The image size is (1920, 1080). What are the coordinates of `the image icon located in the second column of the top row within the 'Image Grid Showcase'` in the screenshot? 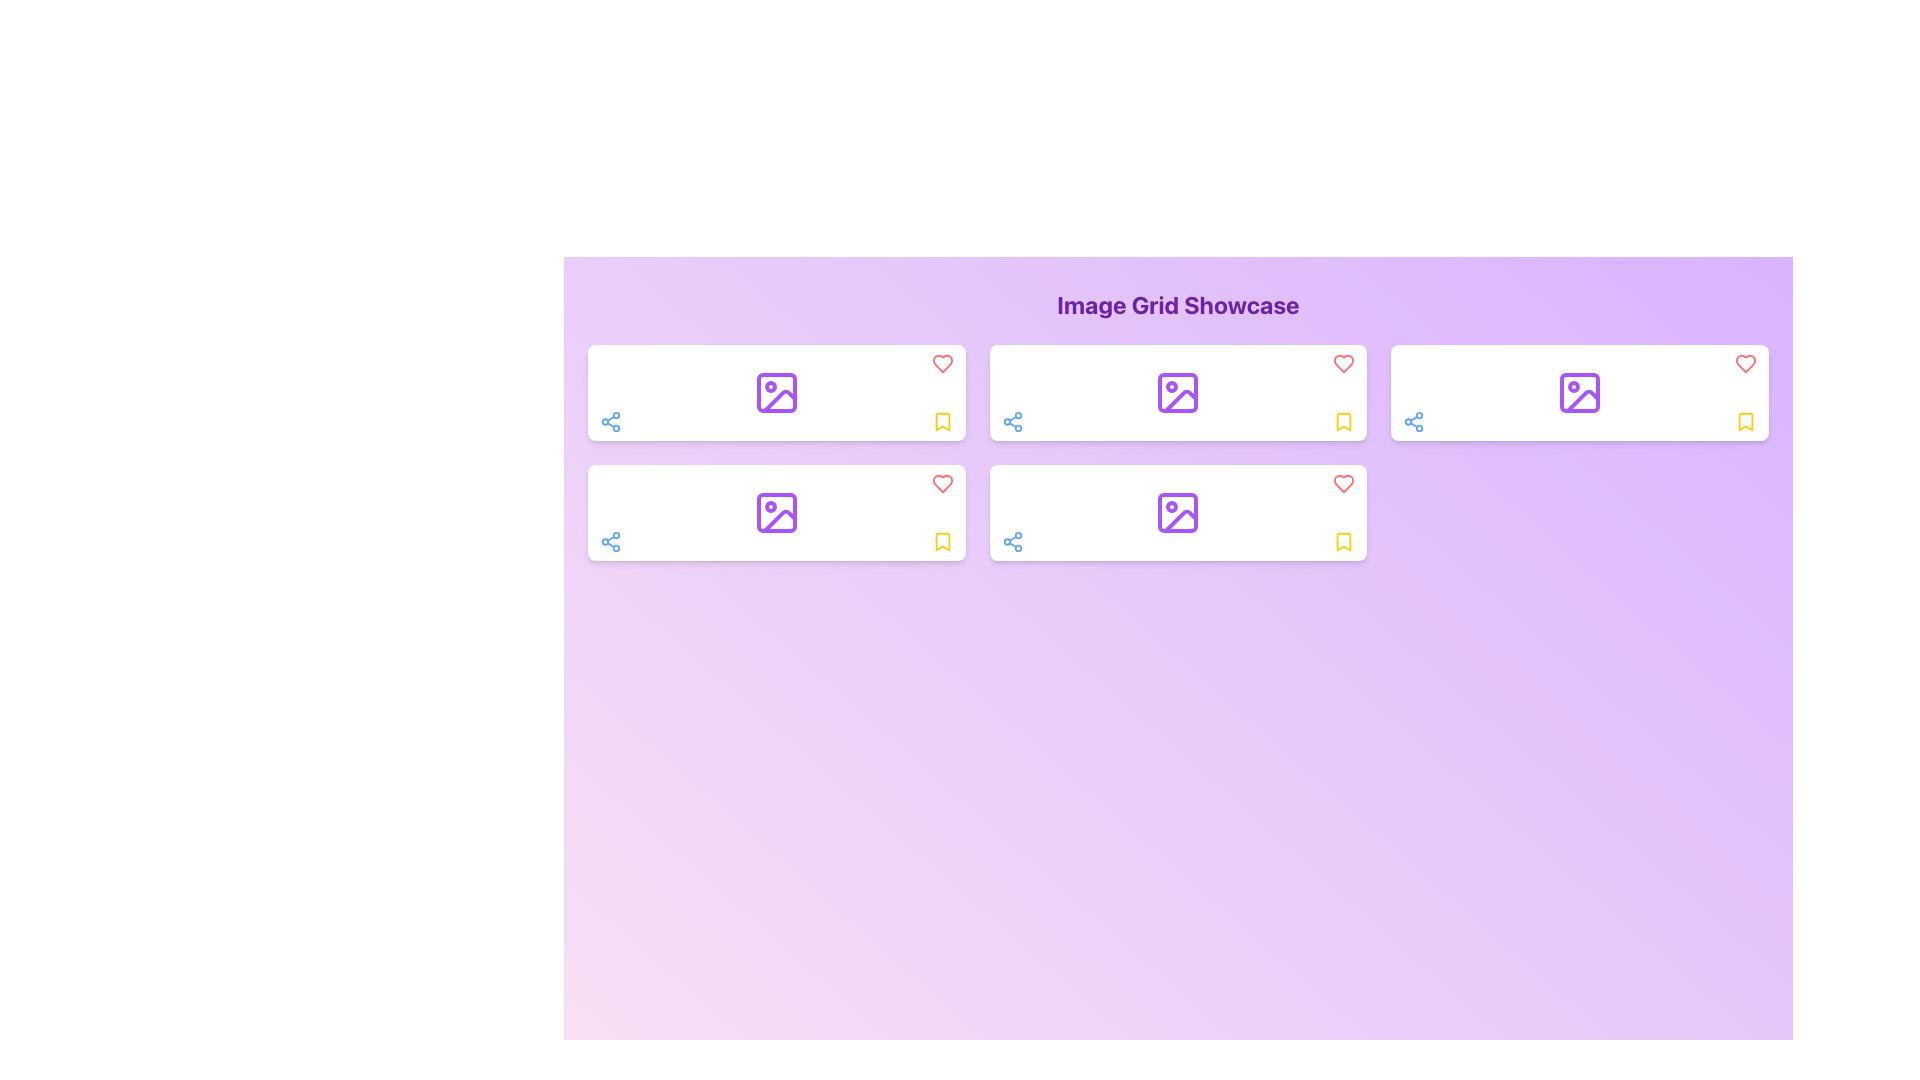 It's located at (1178, 393).